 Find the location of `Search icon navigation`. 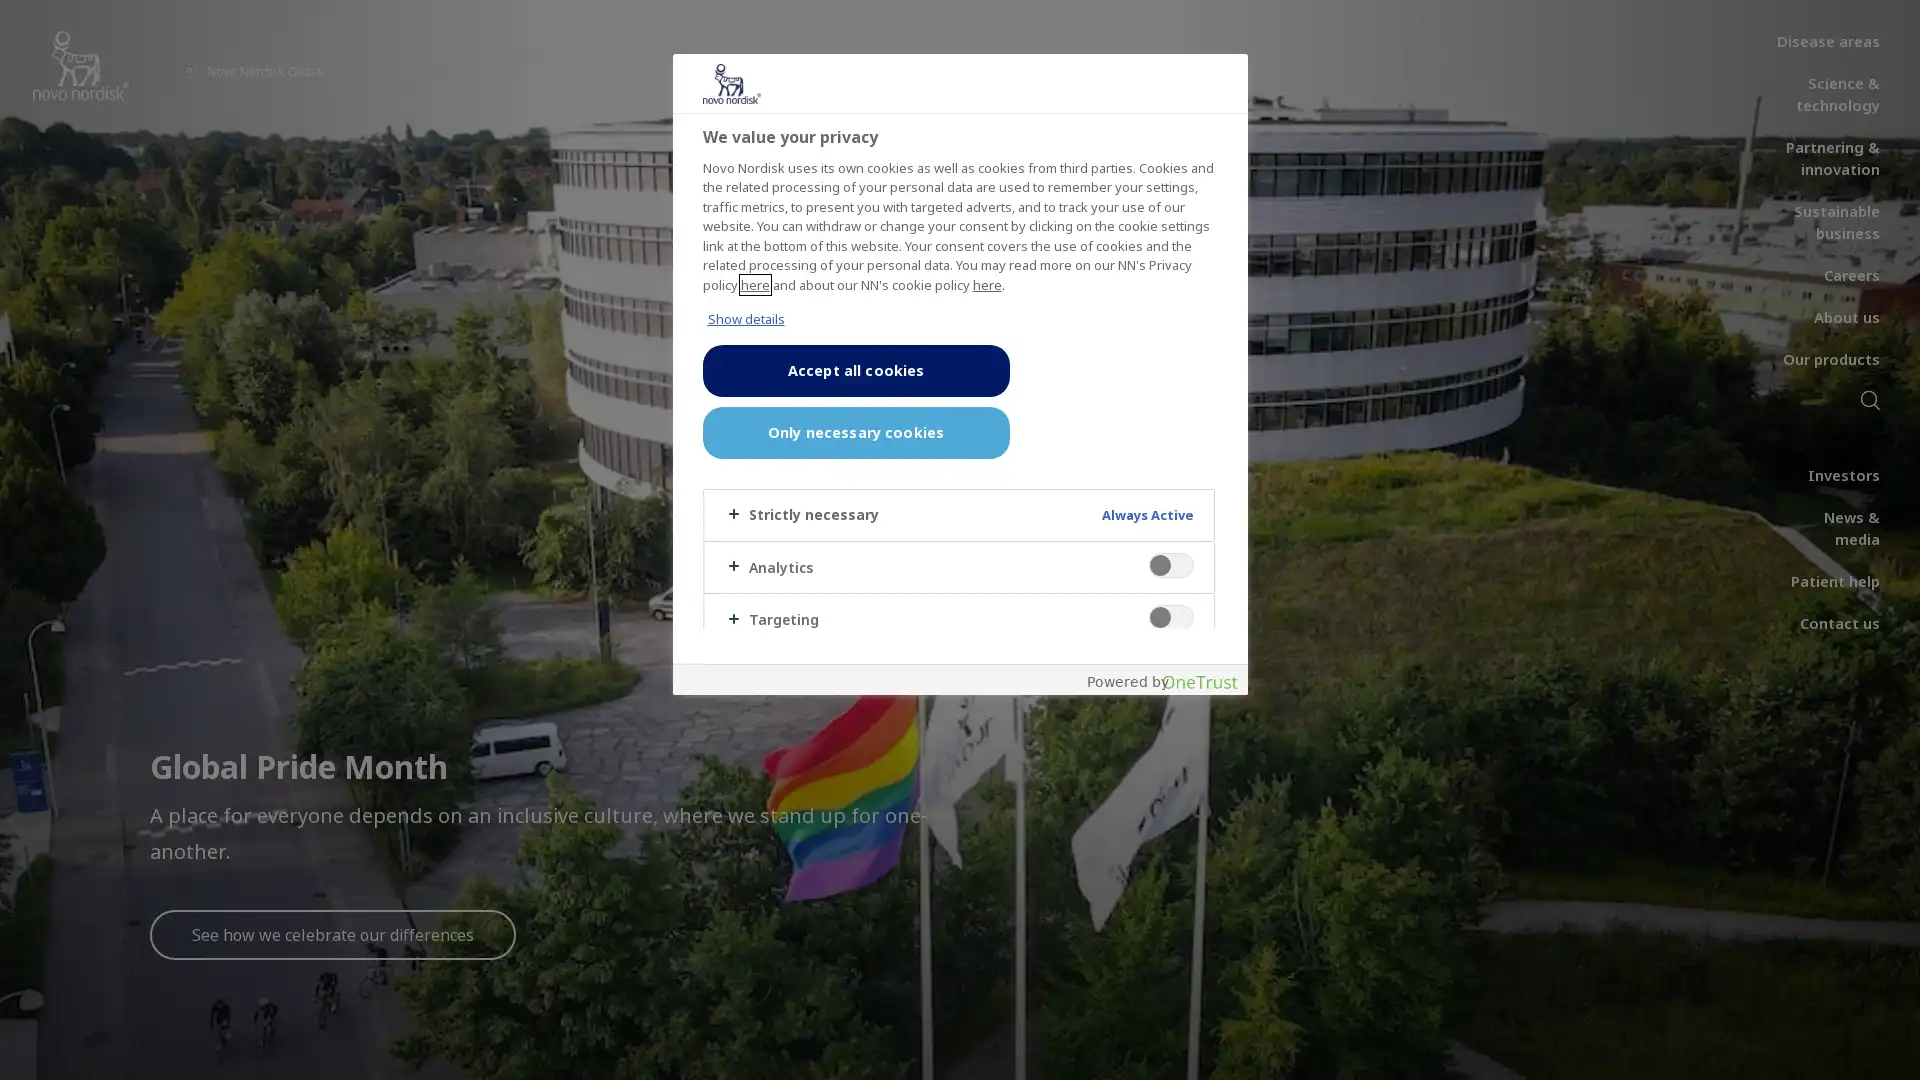

Search icon navigation is located at coordinates (1869, 400).